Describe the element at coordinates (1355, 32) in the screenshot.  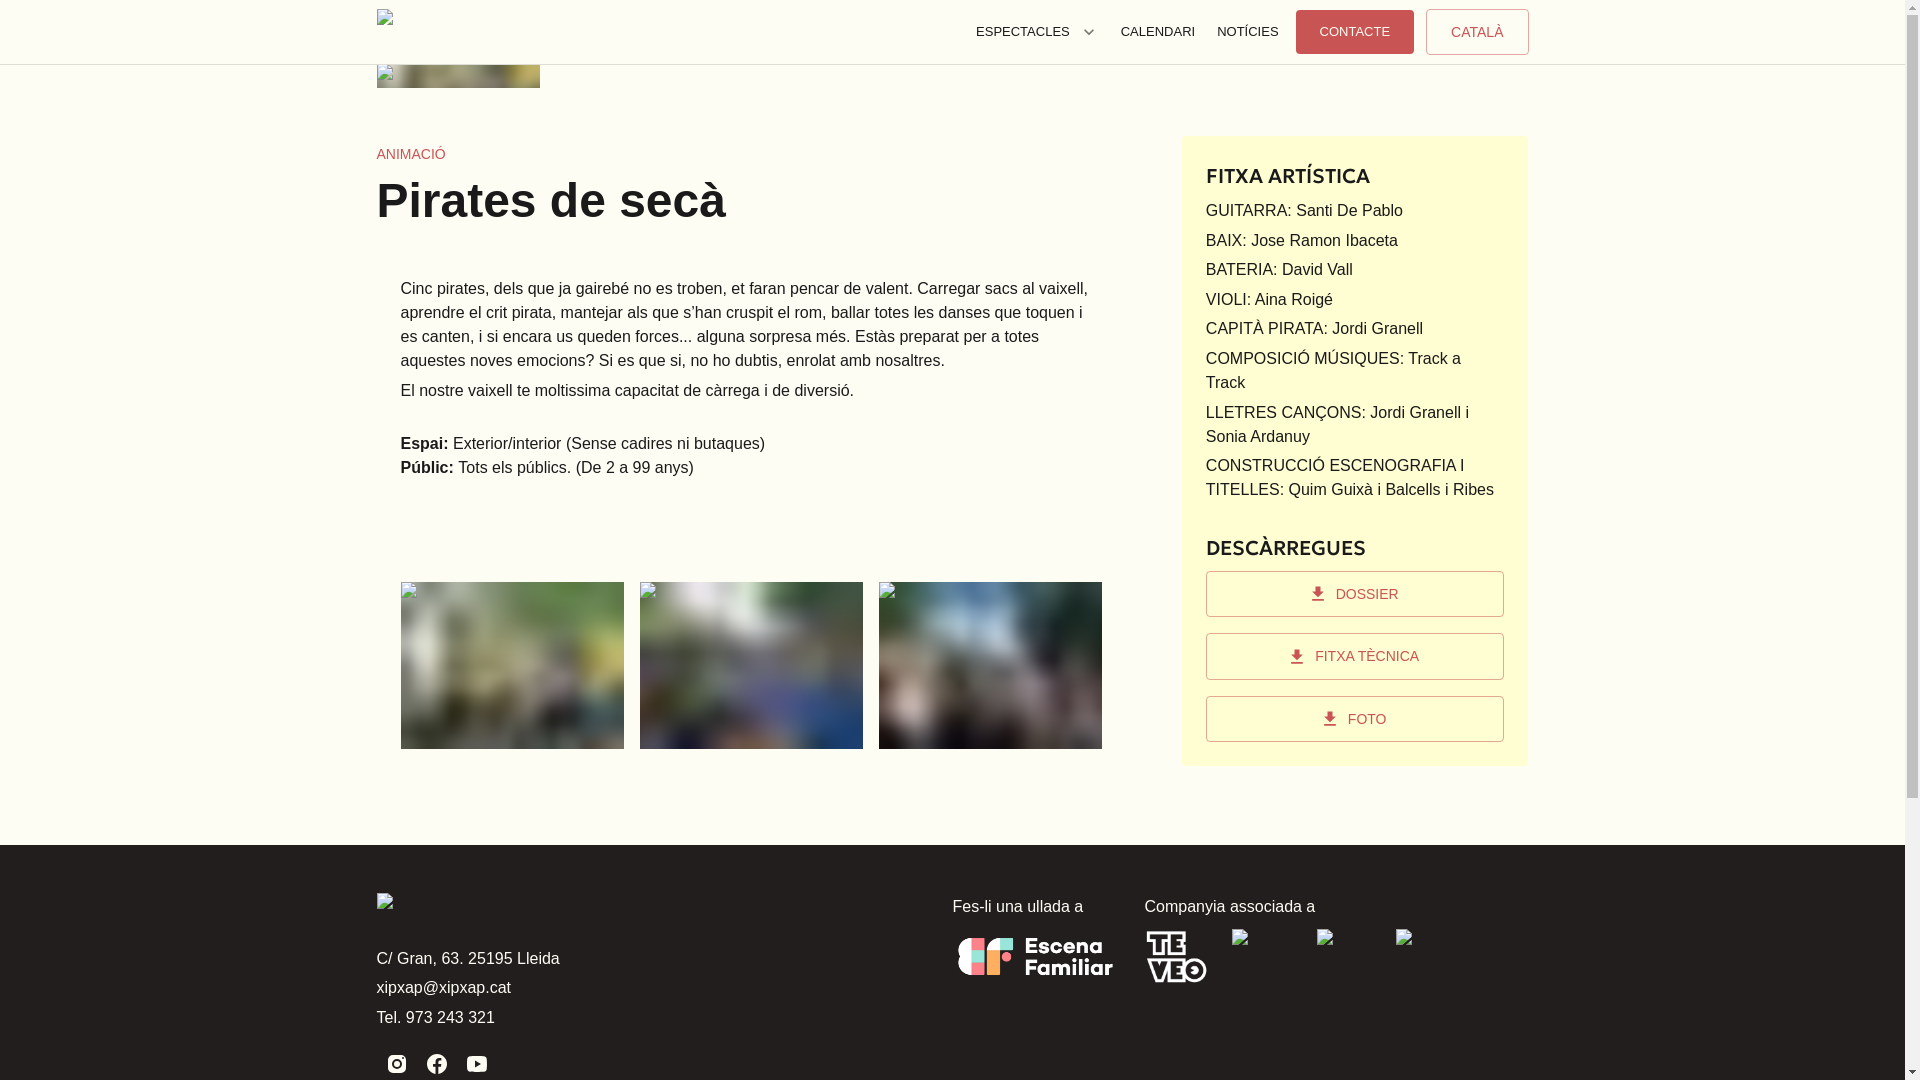
I see `'CONTACTE'` at that location.